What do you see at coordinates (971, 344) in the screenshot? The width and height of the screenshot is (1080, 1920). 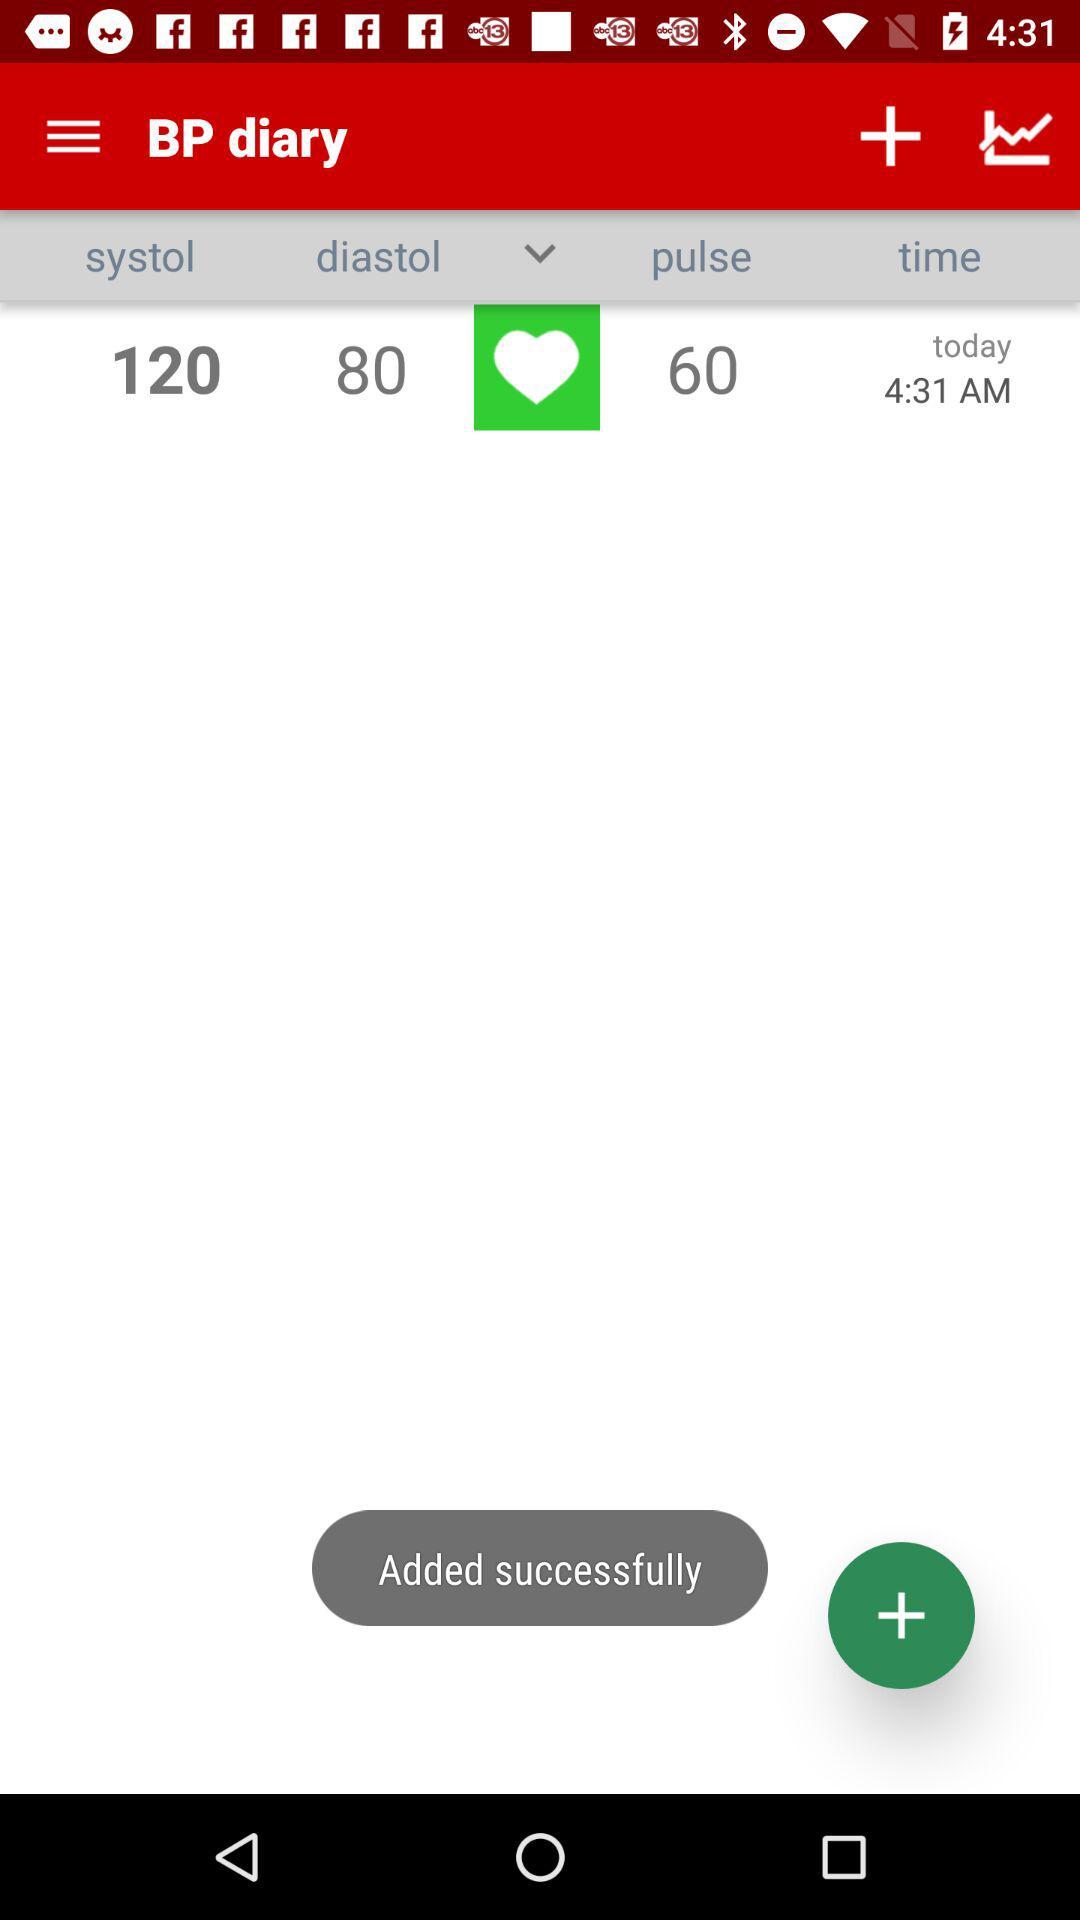 I see `item above 4:31 am` at bounding box center [971, 344].